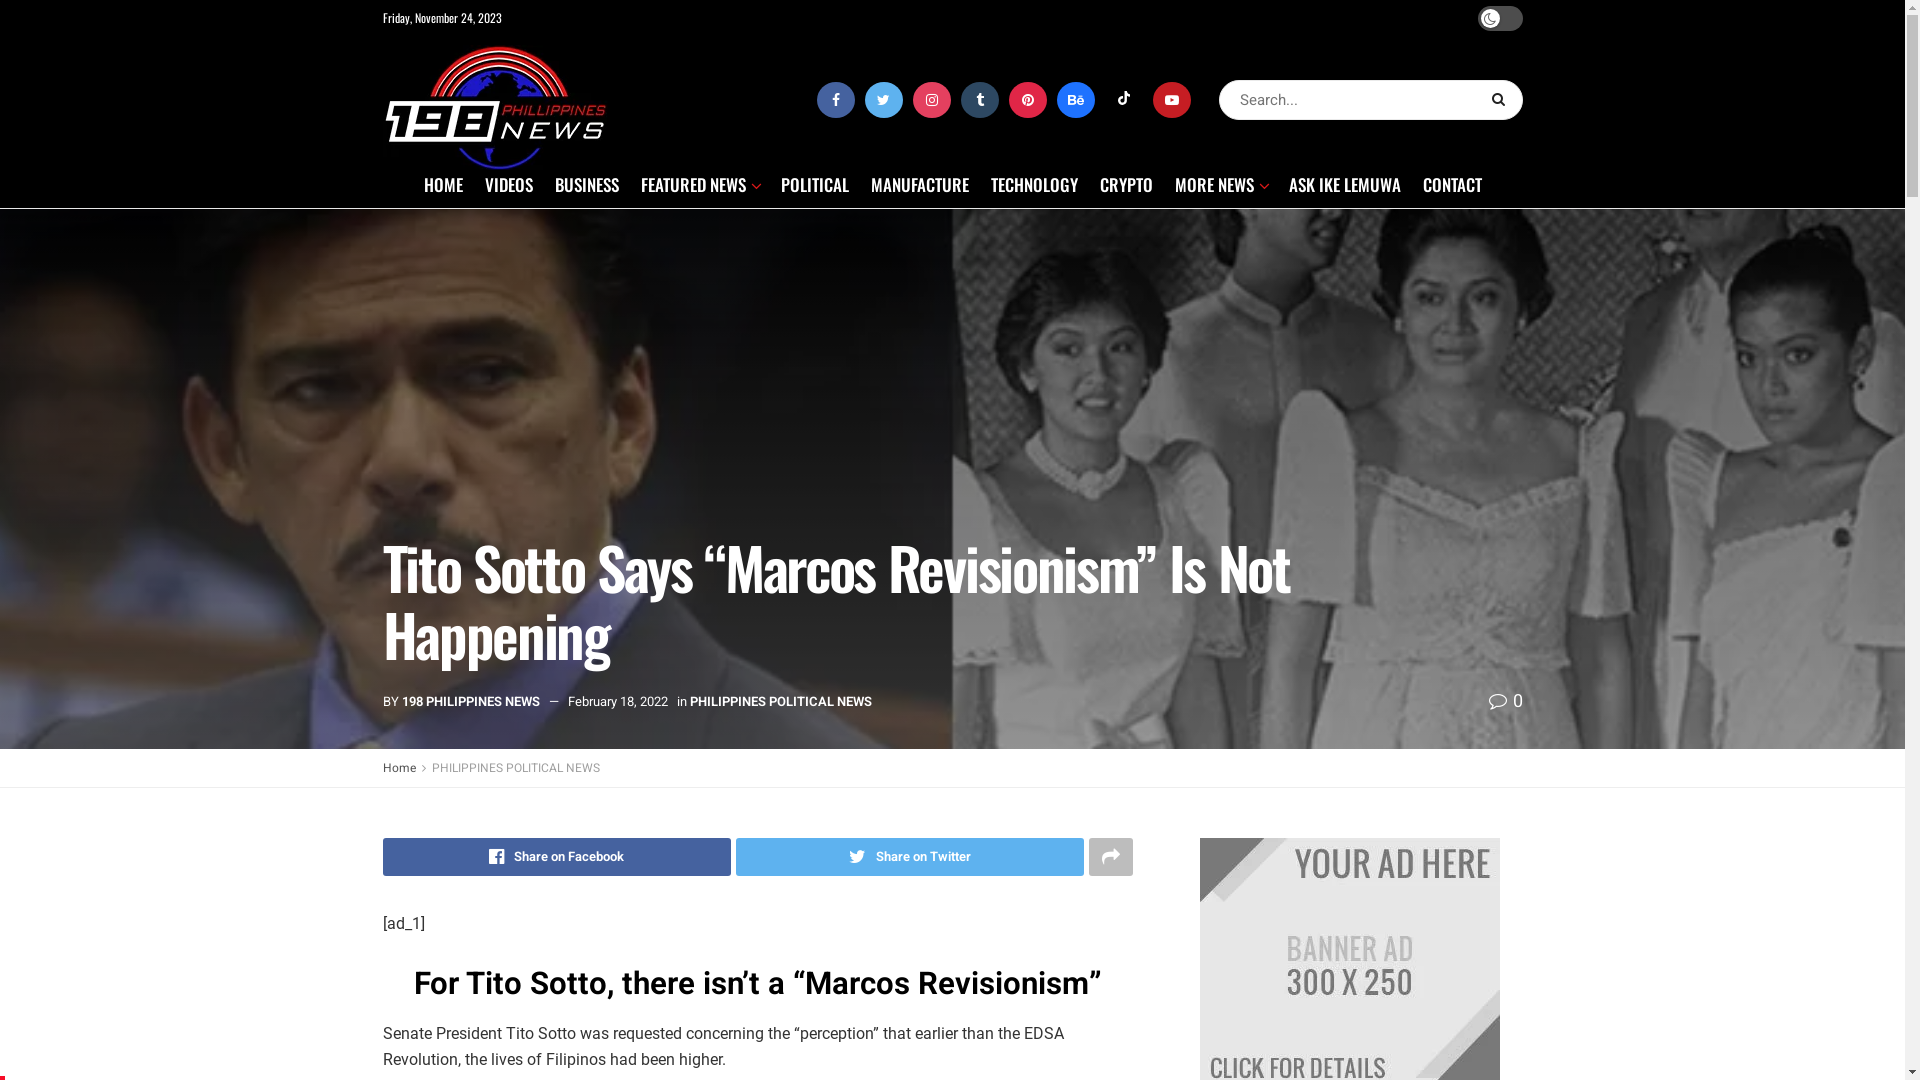 The height and width of the screenshot is (1080, 1920). What do you see at coordinates (442, 184) in the screenshot?
I see `'HOME'` at bounding box center [442, 184].